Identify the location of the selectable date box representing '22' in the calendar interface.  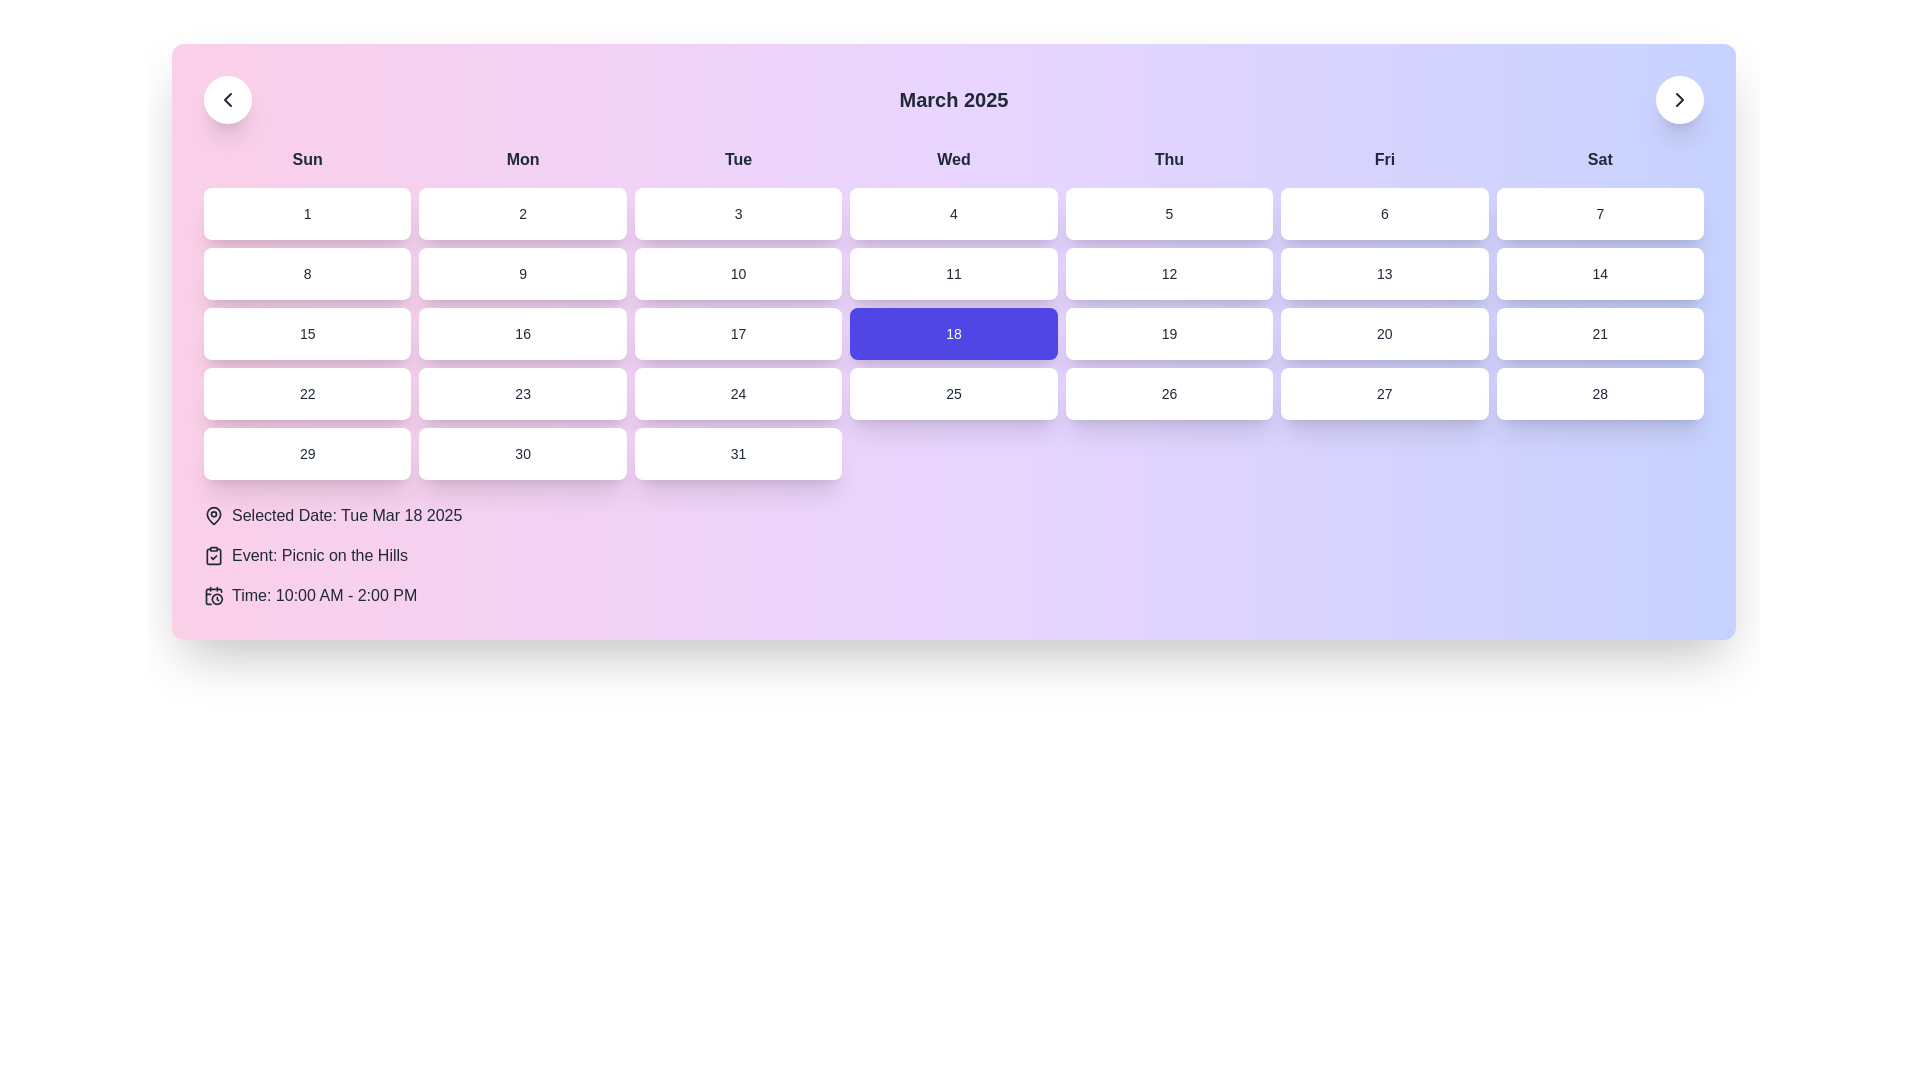
(306, 393).